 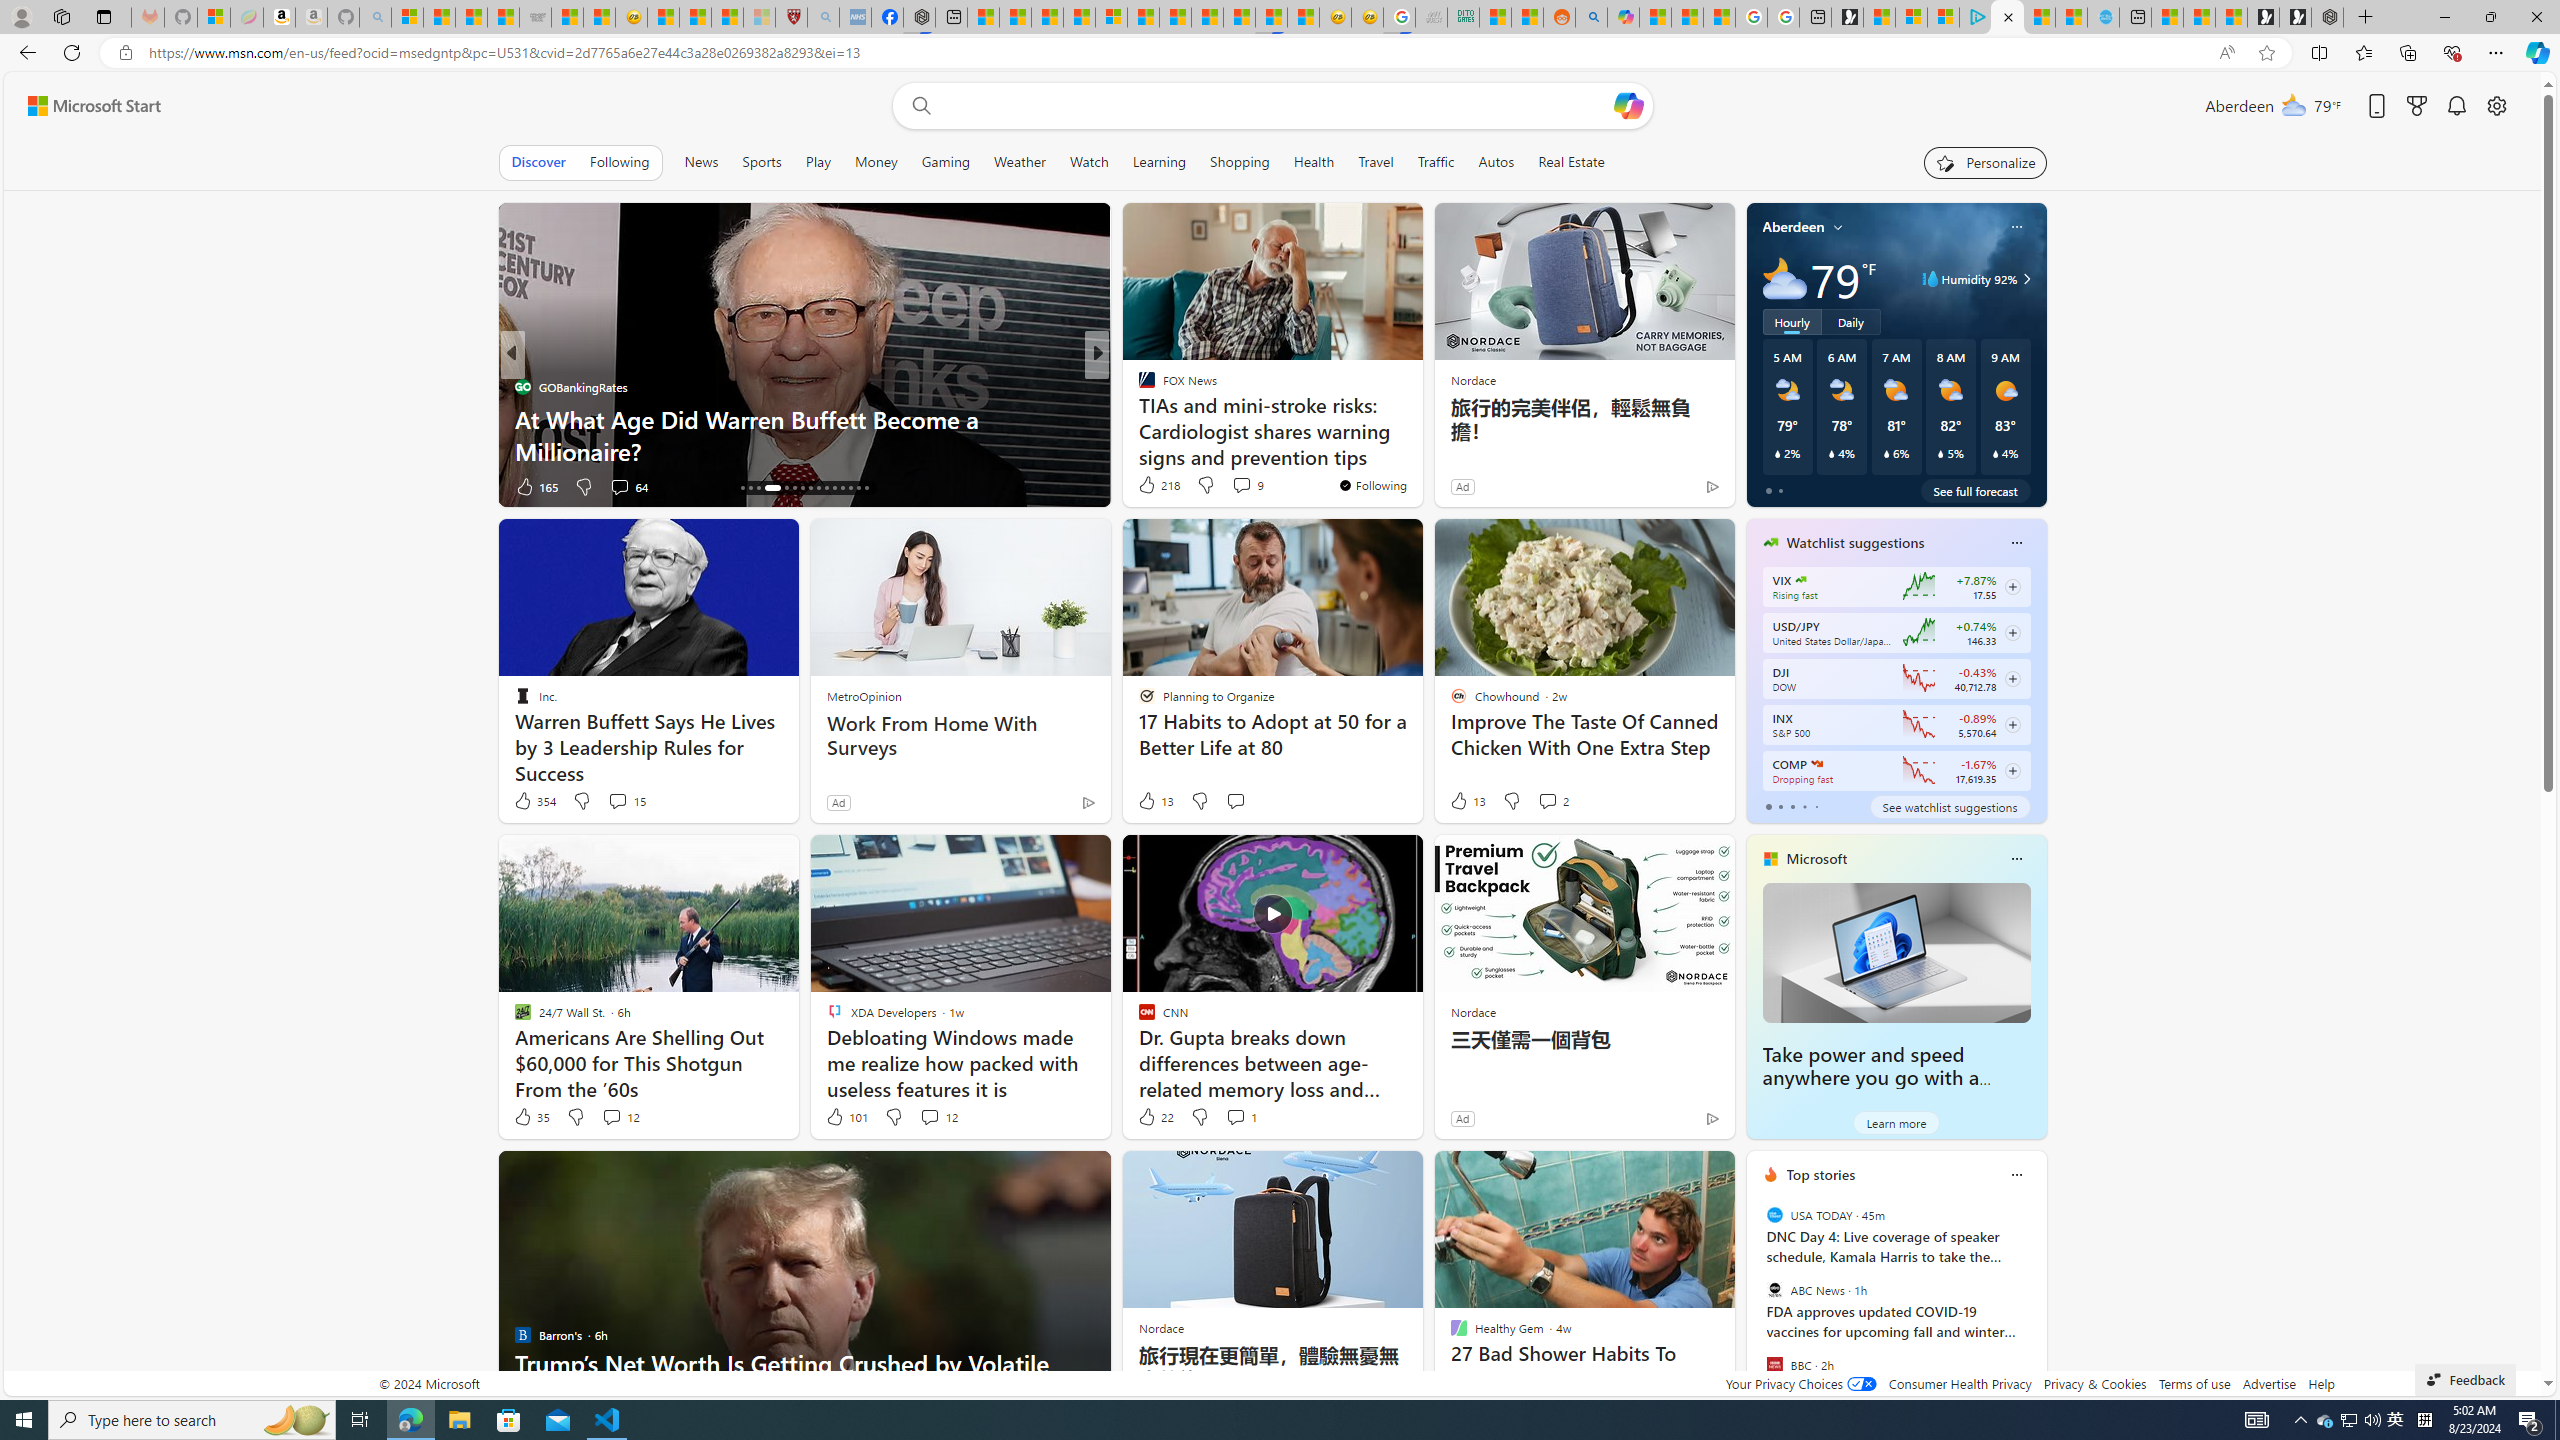 I want to click on 'You', so click(x=1371, y=485).